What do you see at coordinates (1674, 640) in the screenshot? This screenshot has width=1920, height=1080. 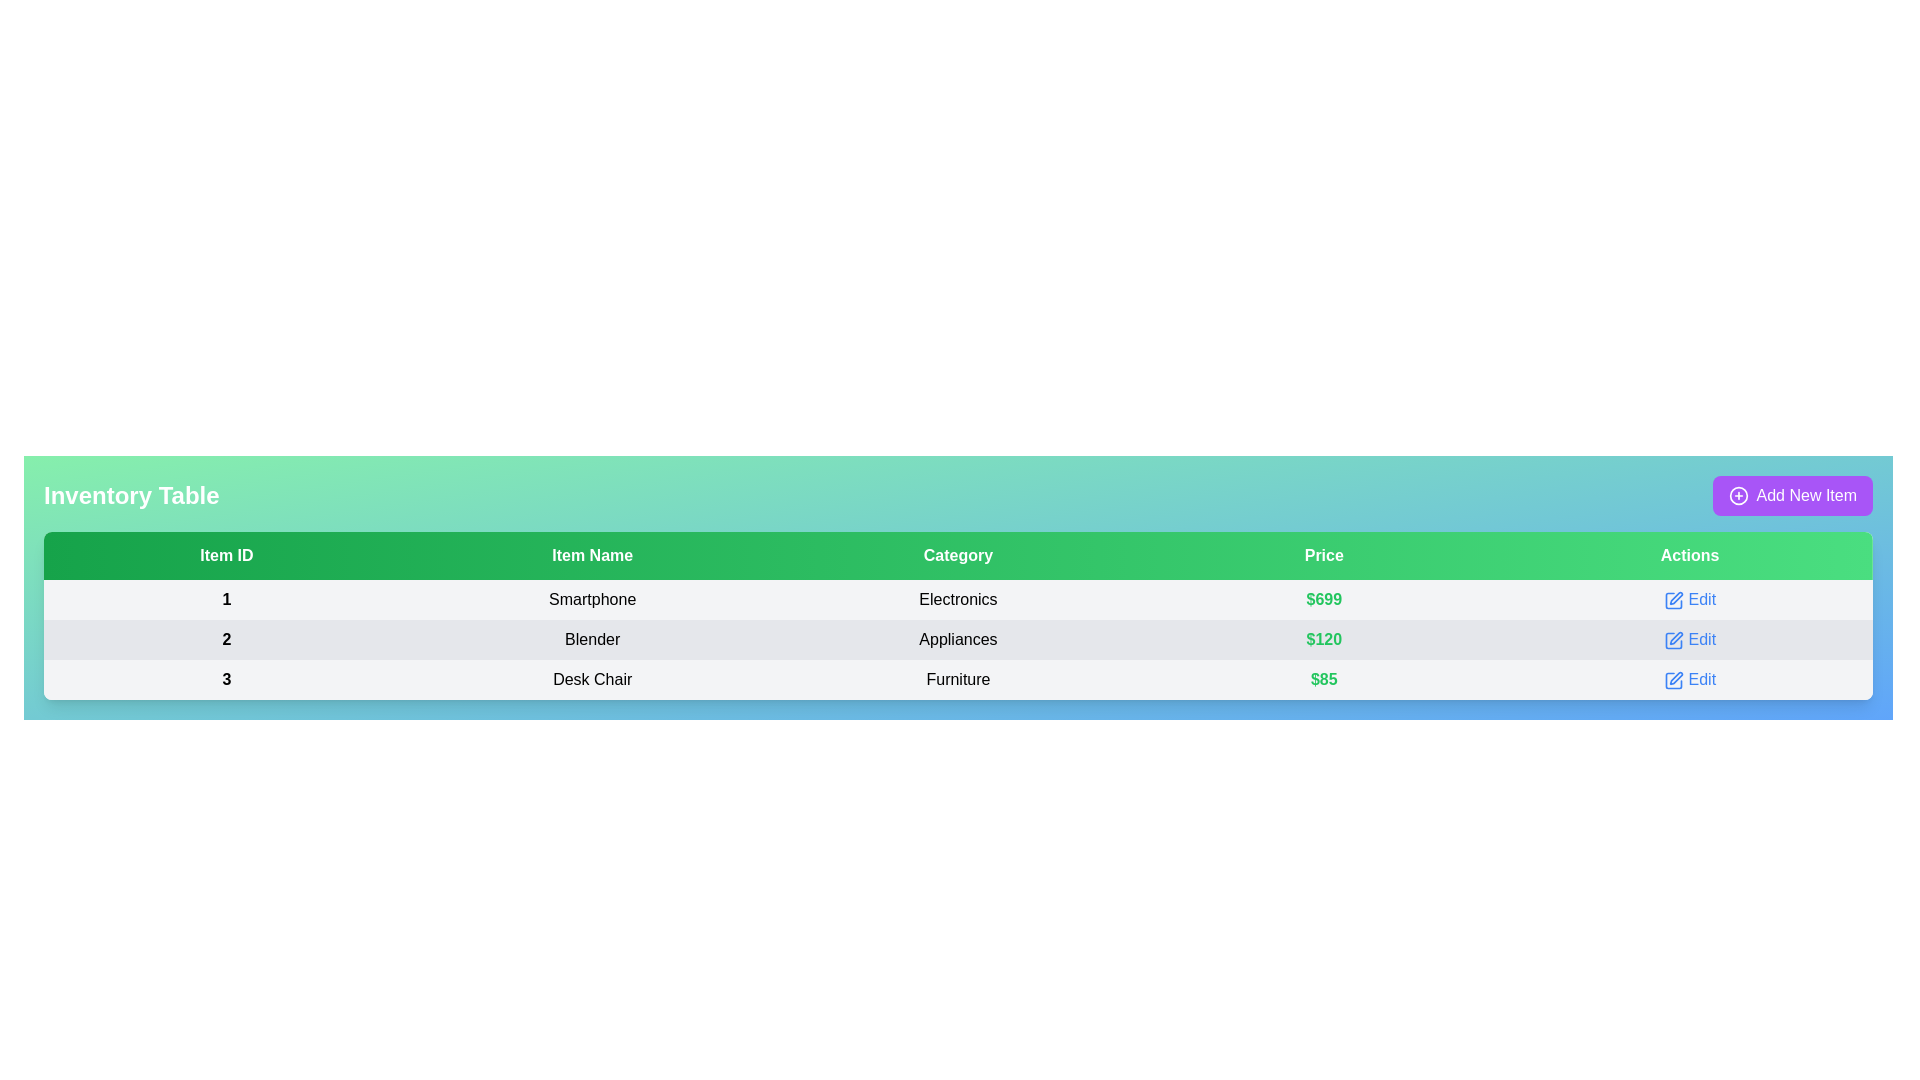 I see `the edit icon in the 'Actions' column for the second item, 'Blender', to initiate the edit action` at bounding box center [1674, 640].